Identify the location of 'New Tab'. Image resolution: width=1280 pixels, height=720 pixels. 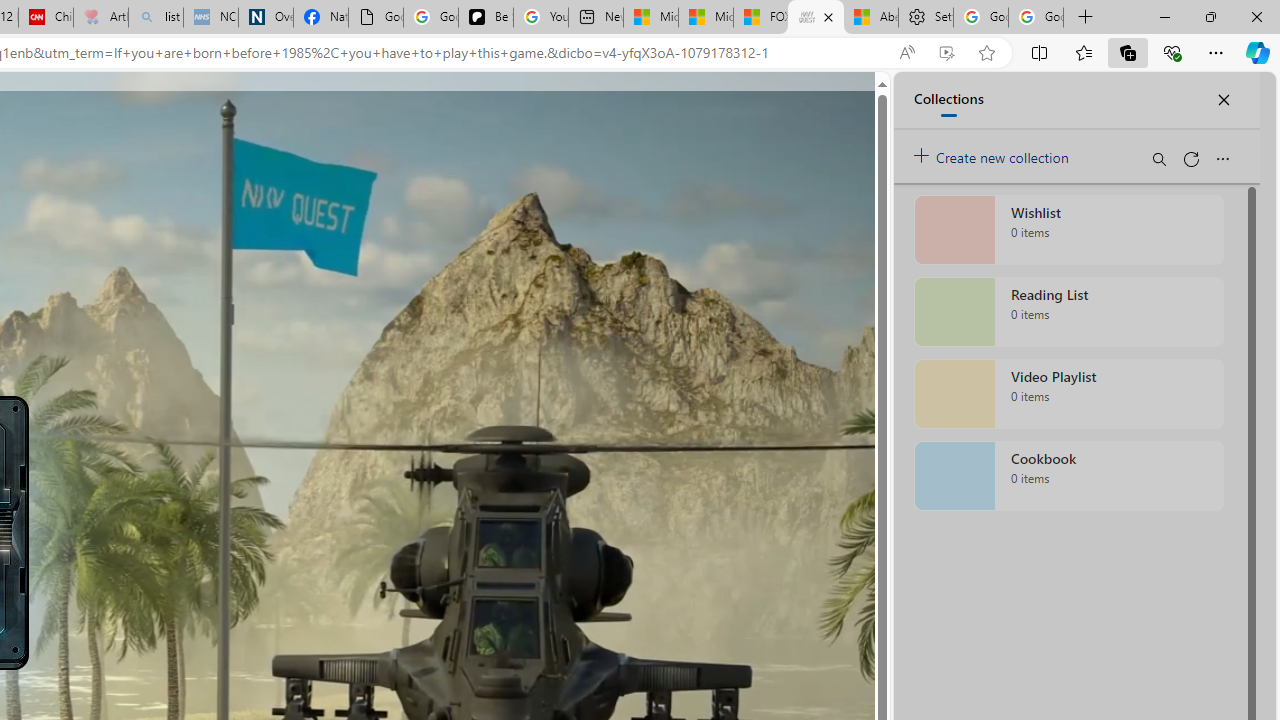
(1085, 17).